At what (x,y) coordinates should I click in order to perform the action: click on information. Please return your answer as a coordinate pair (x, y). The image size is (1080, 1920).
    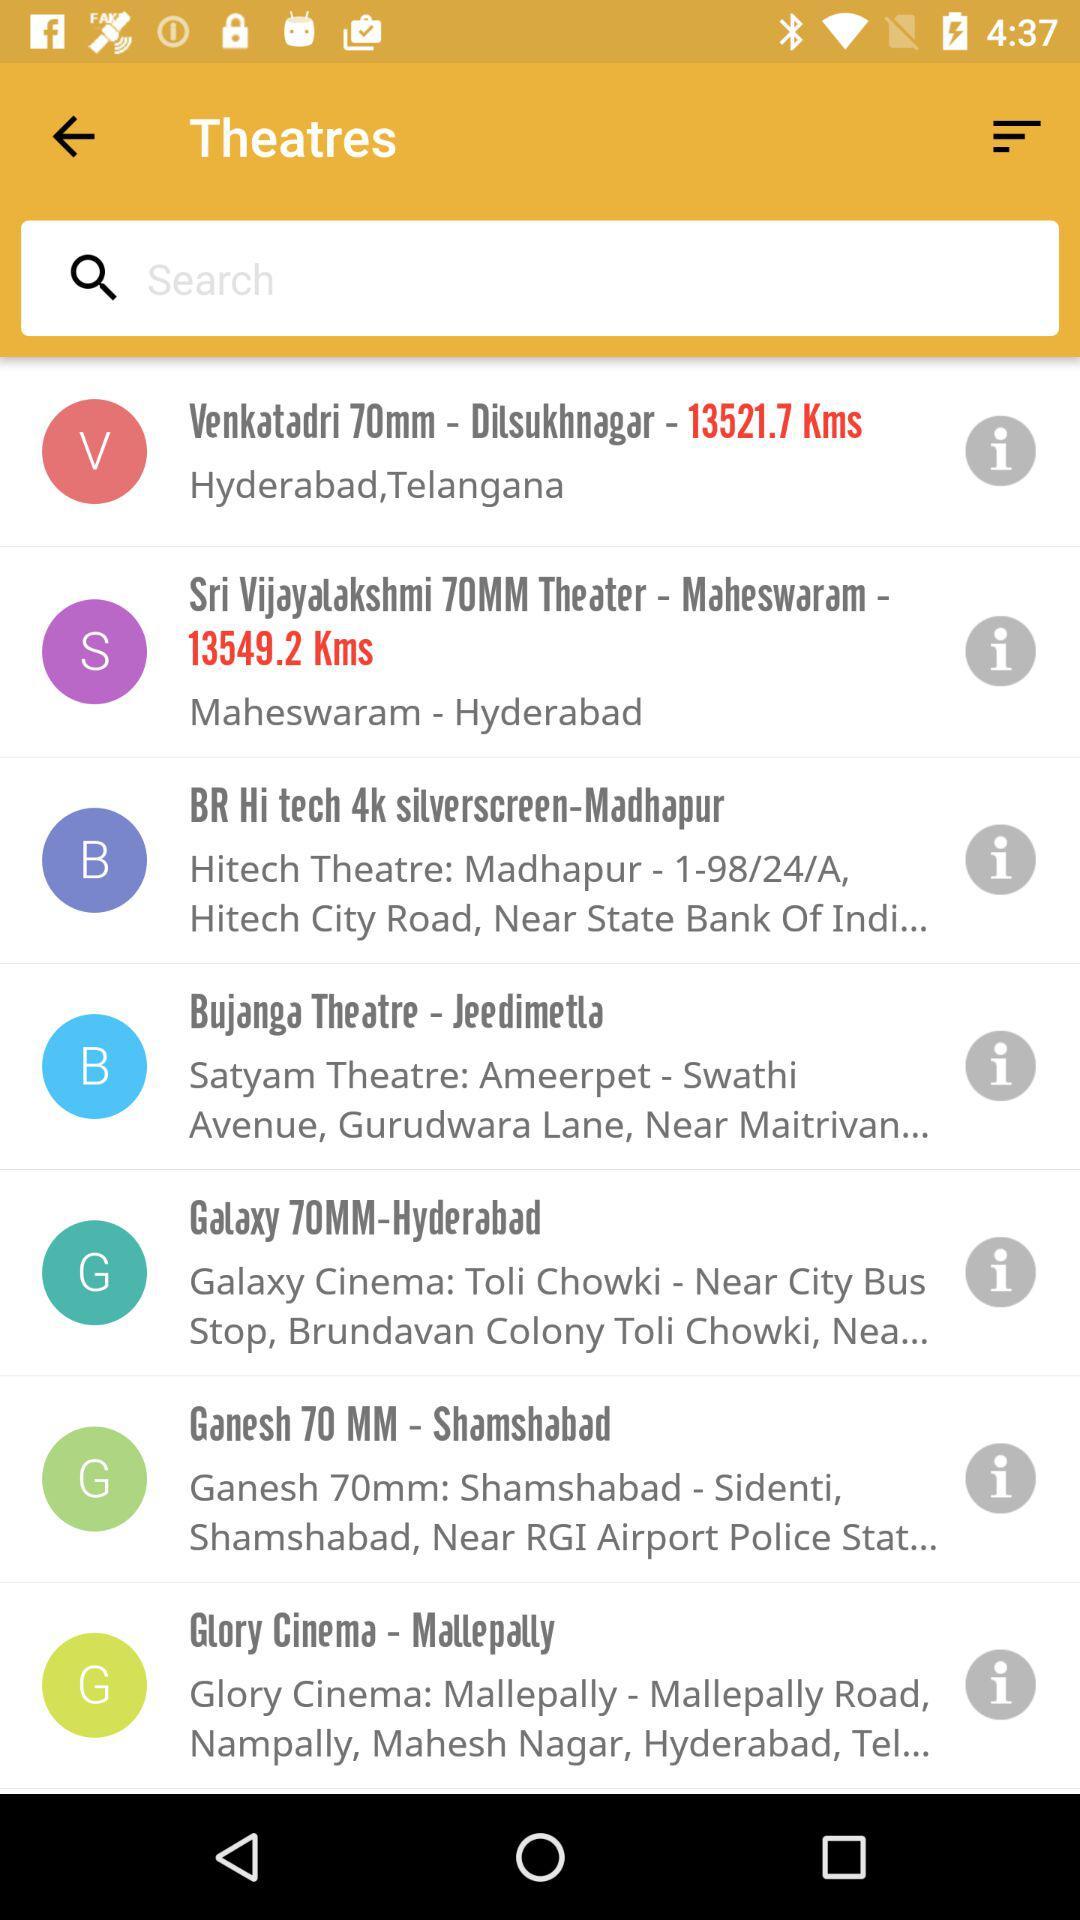
    Looking at the image, I should click on (1001, 651).